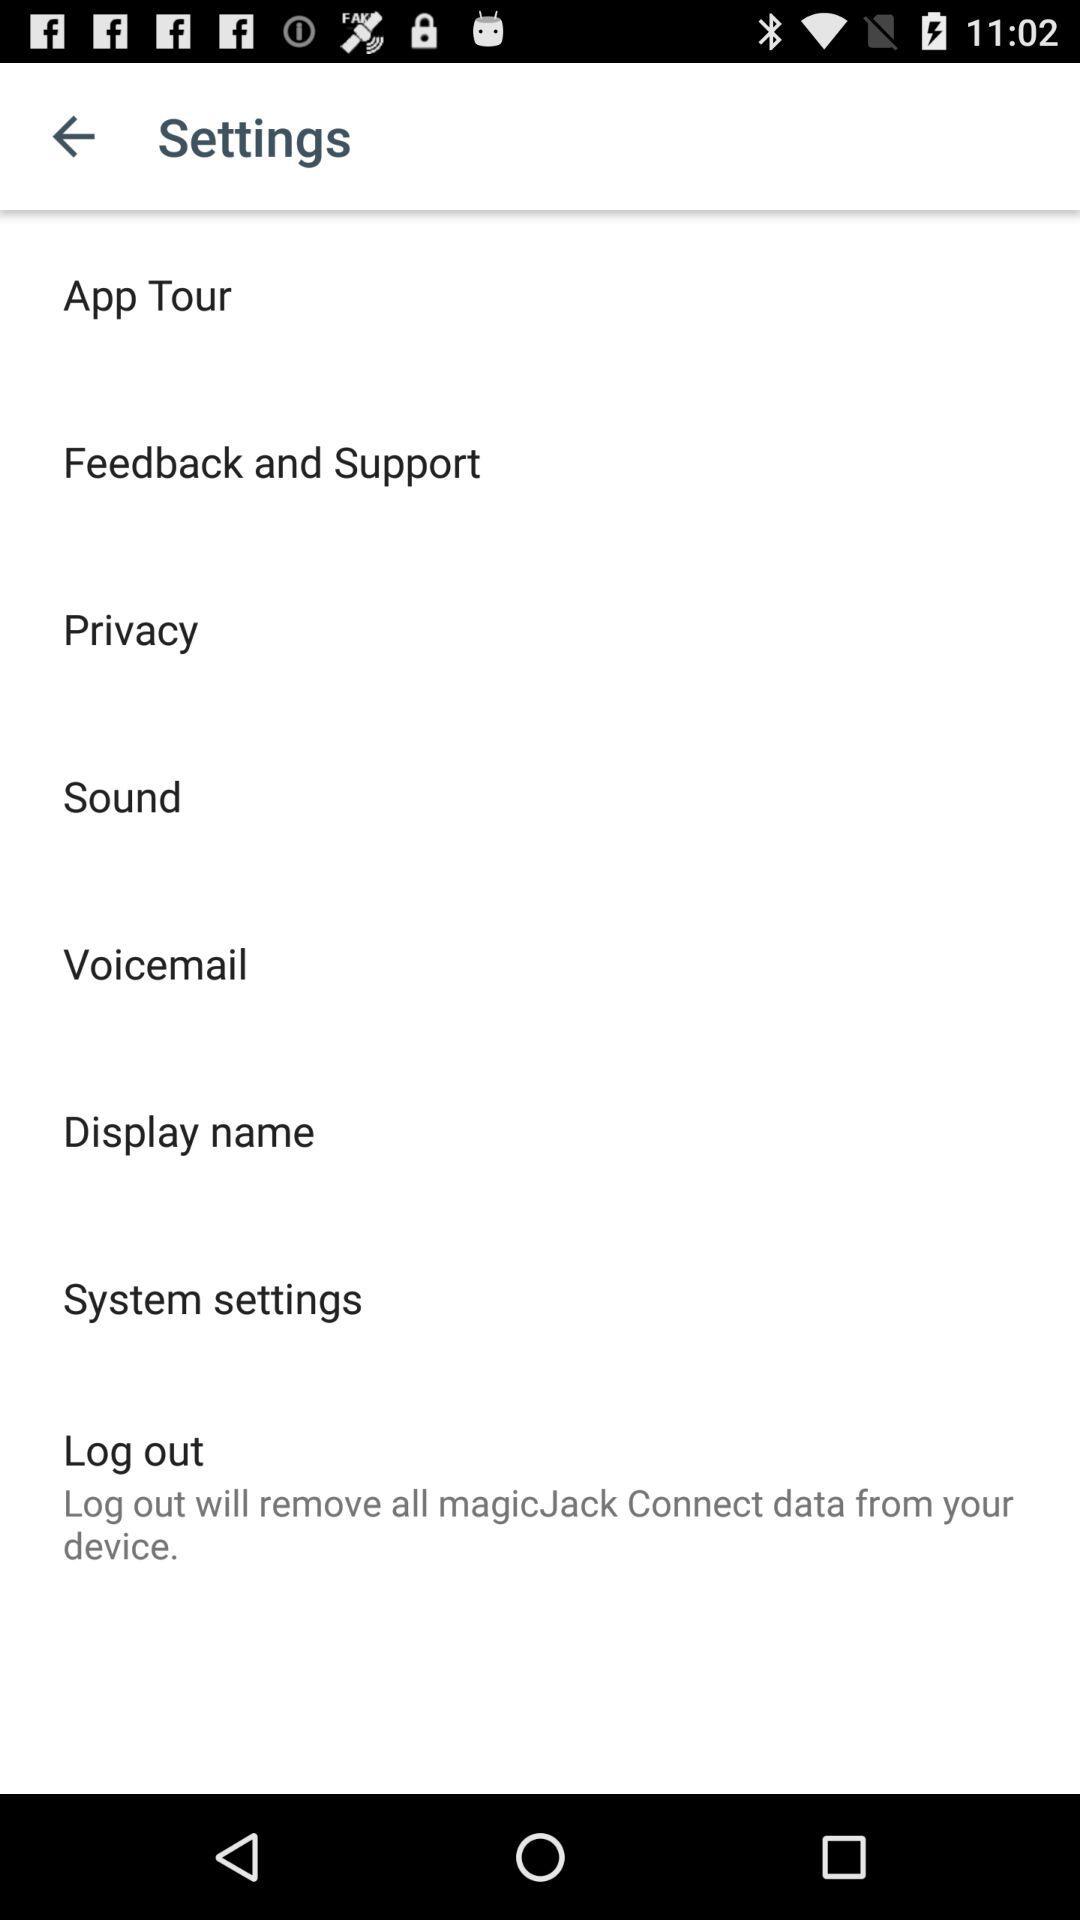 Image resolution: width=1080 pixels, height=1920 pixels. Describe the element at coordinates (122, 794) in the screenshot. I see `icon above voicemail` at that location.